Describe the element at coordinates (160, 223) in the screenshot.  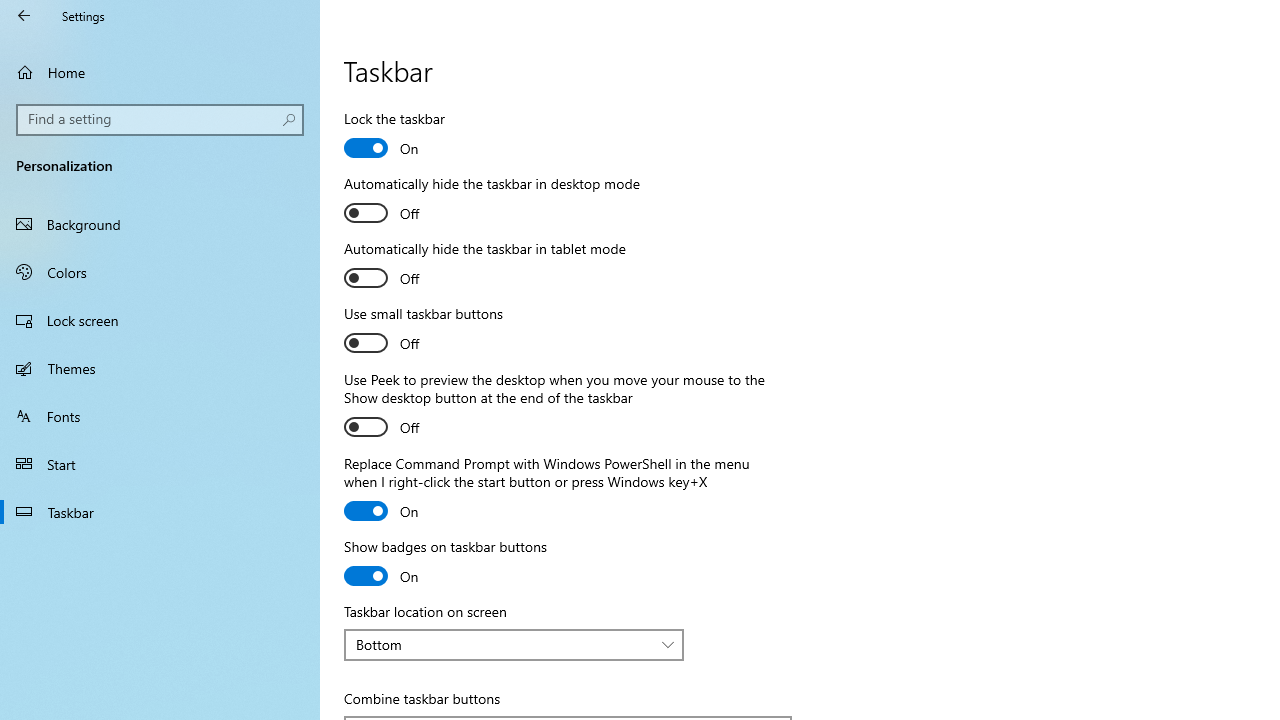
I see `'Background'` at that location.